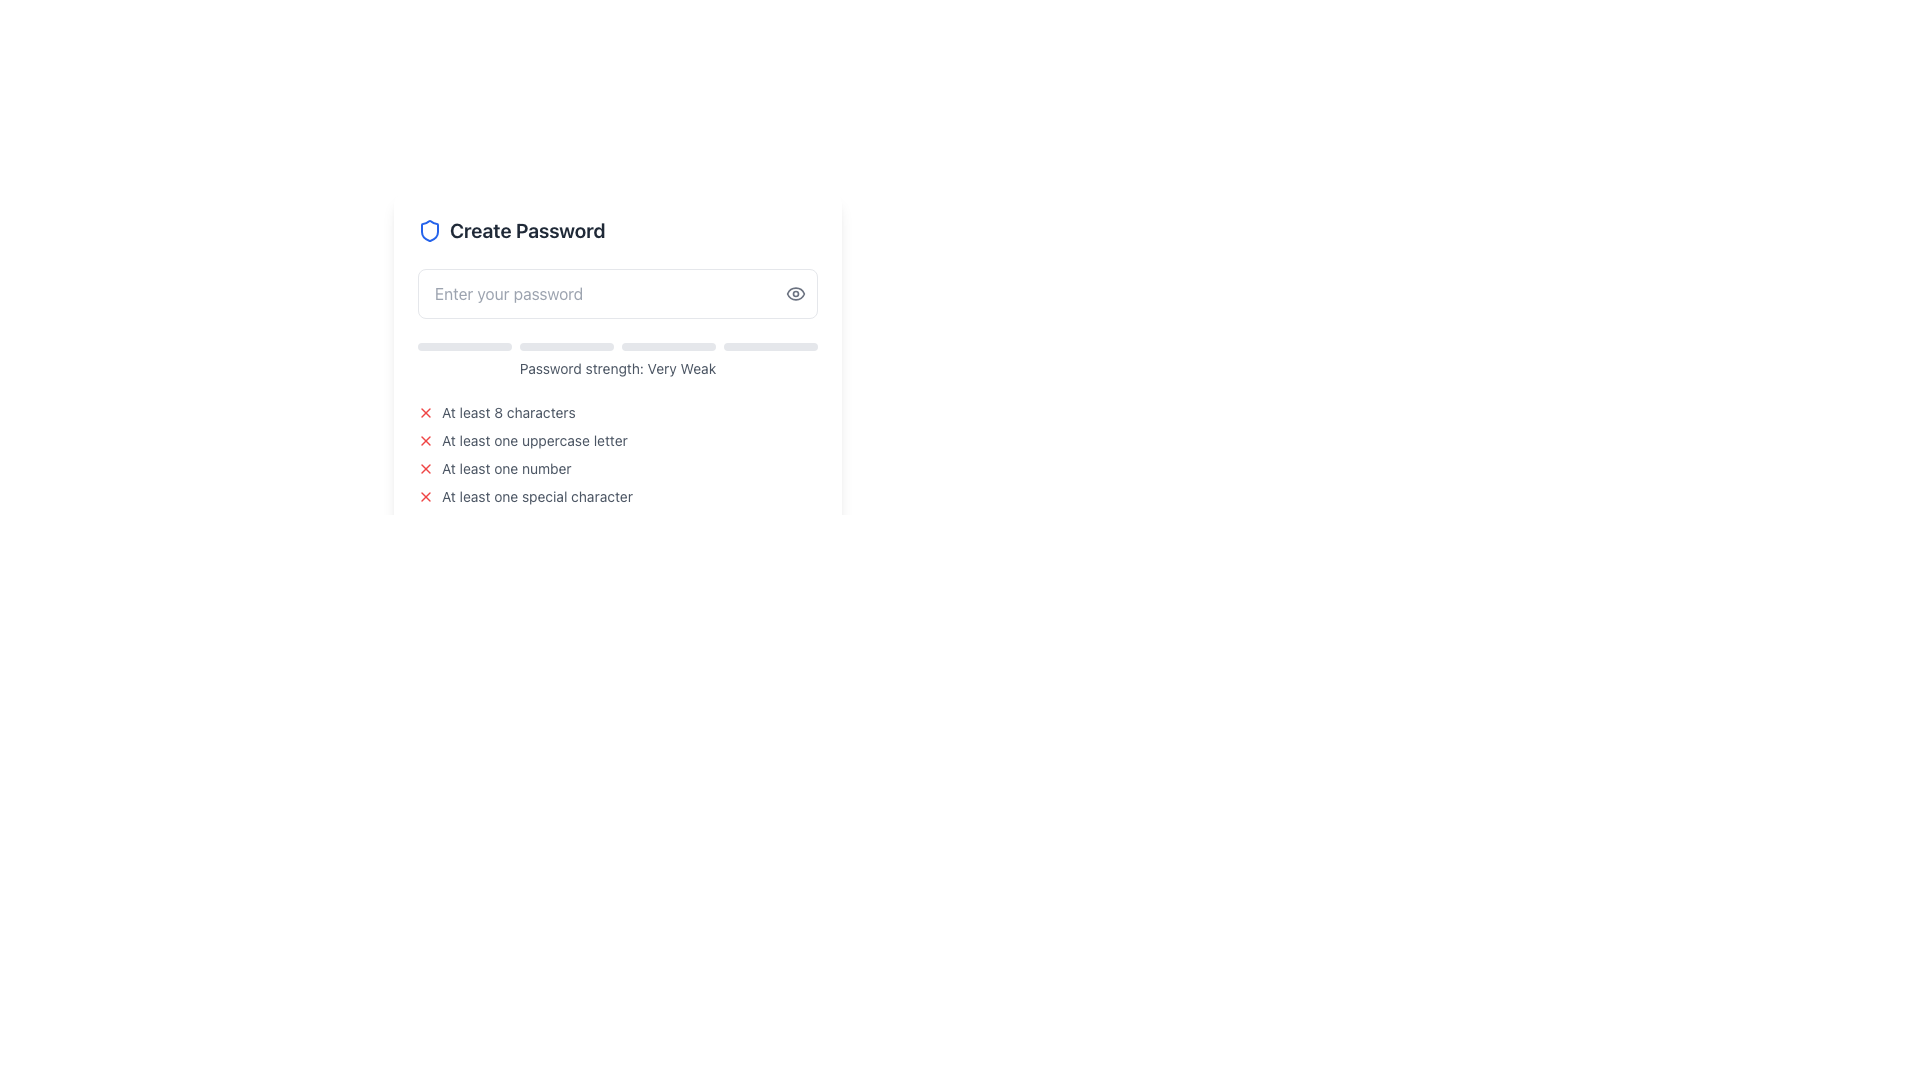 The image size is (1920, 1080). I want to click on the fourth progress bar segment in the visual indicator series located below the 'Enter your password' text input field, so click(770, 346).